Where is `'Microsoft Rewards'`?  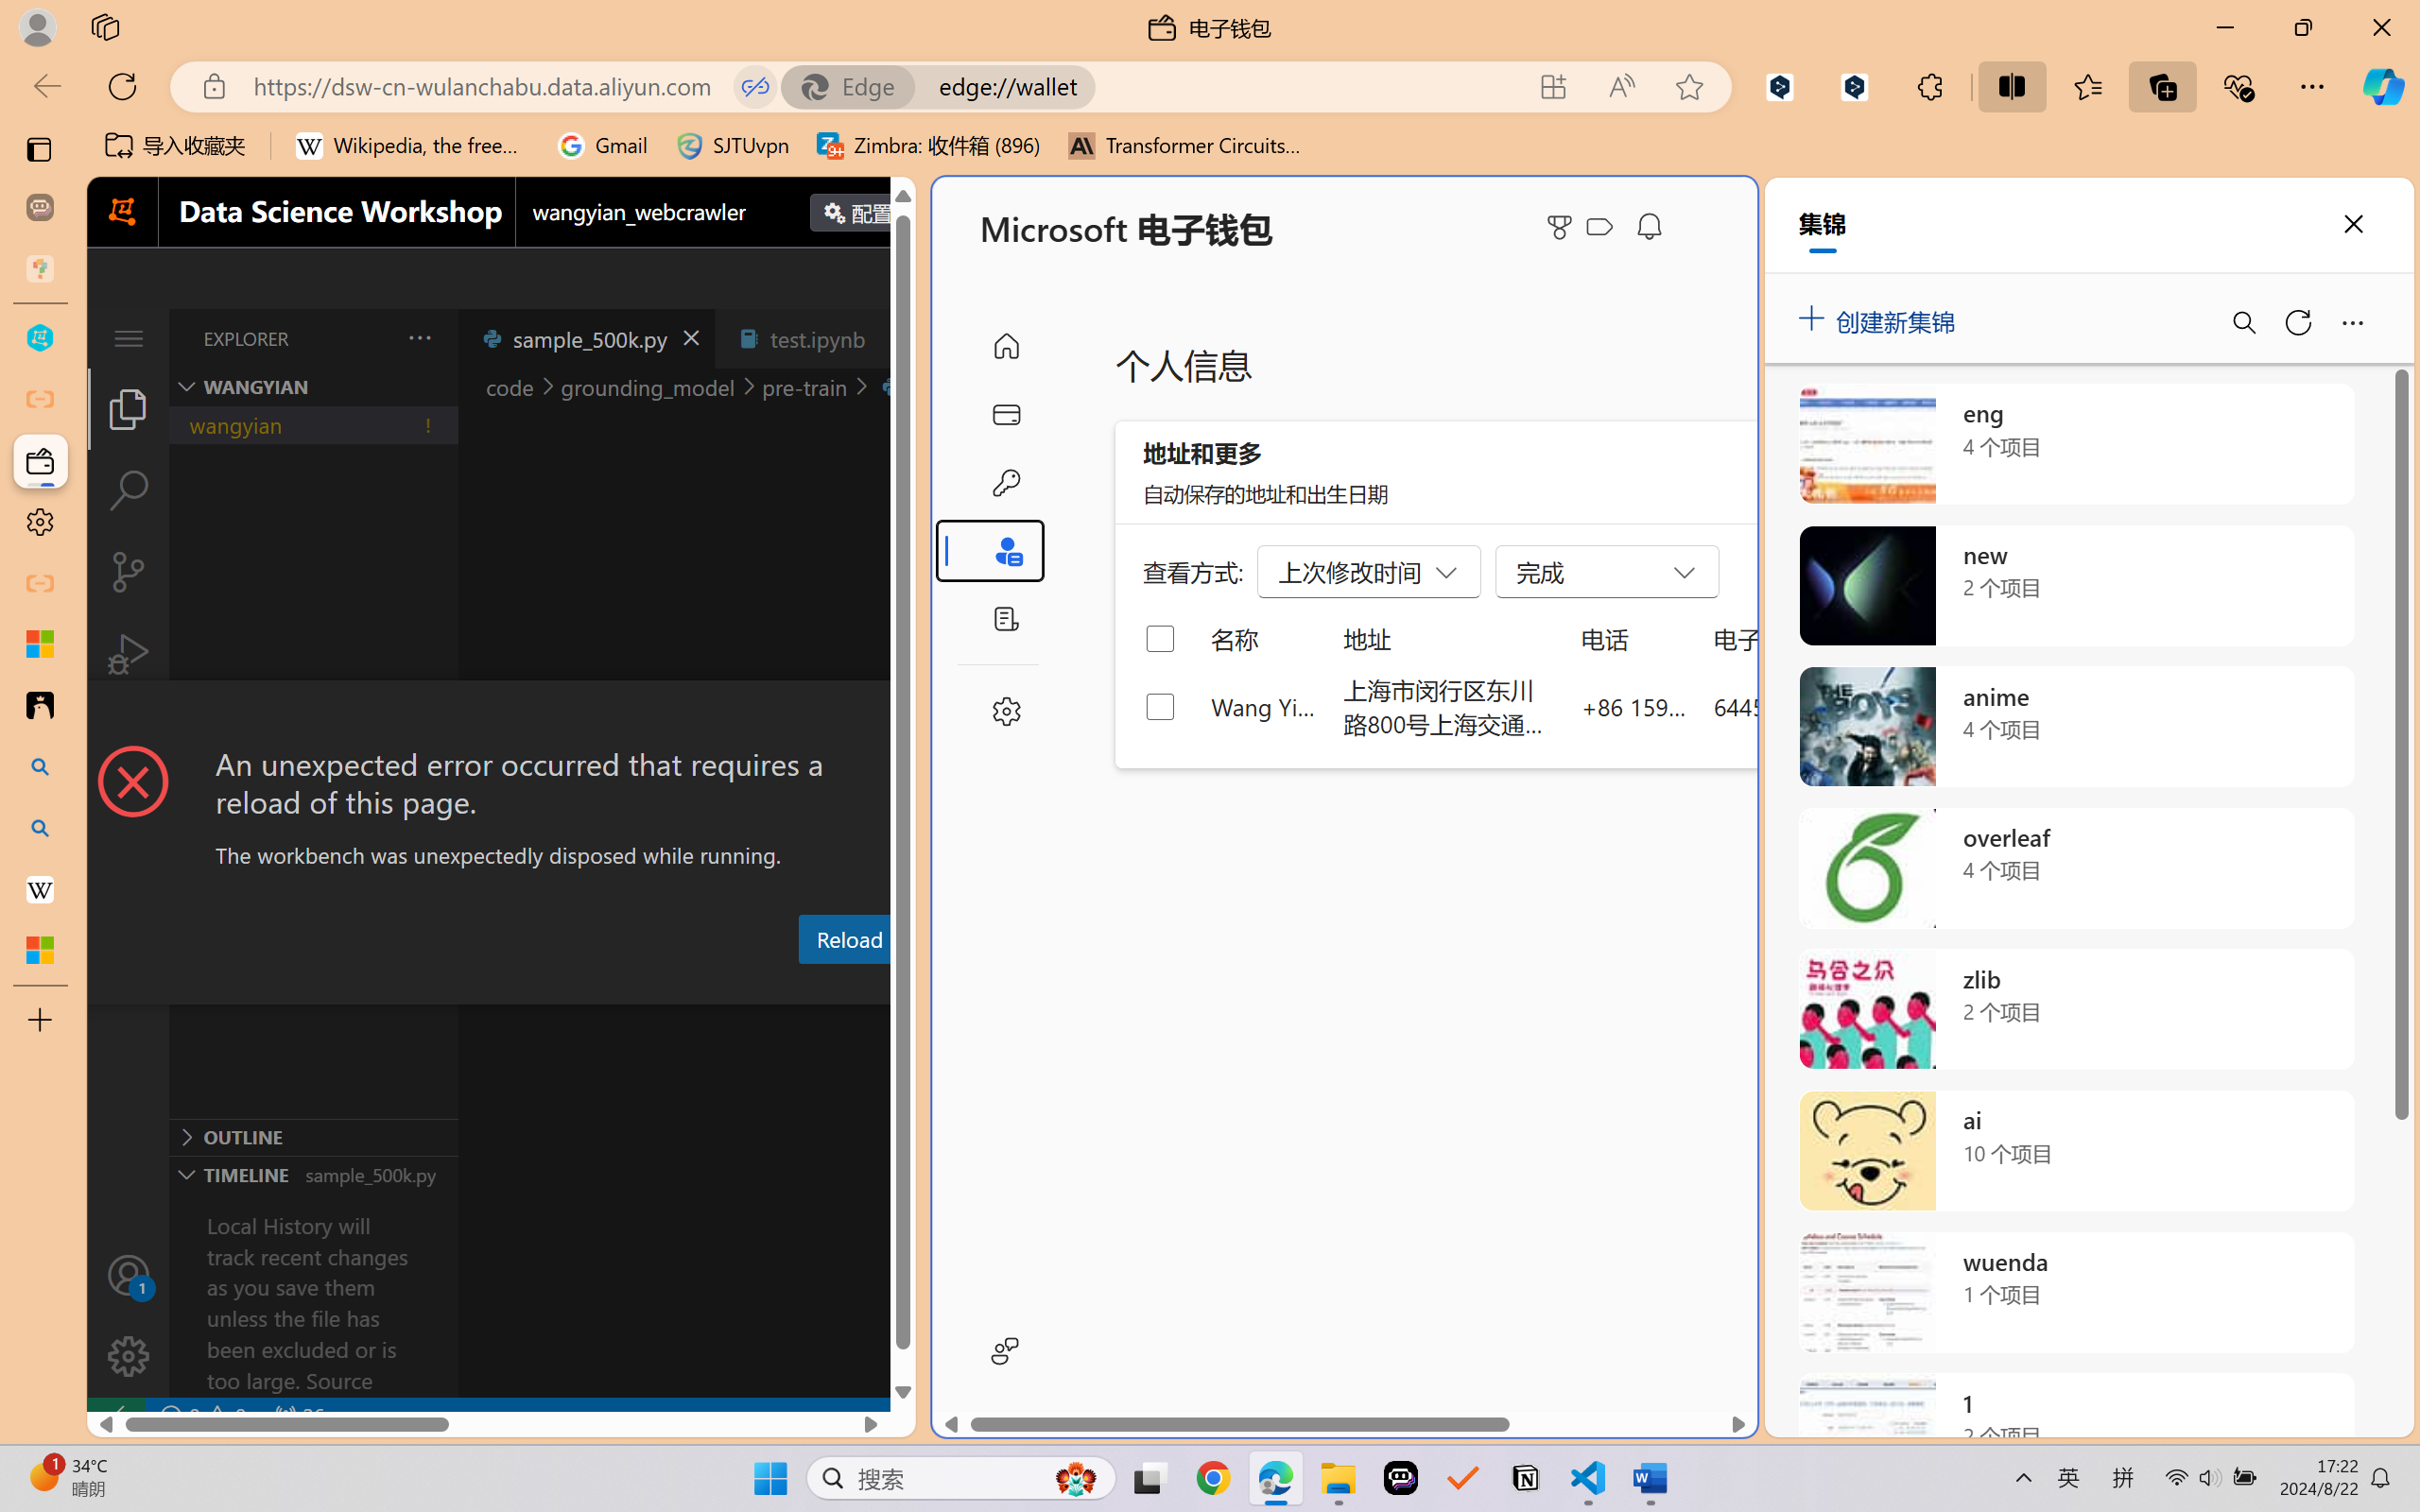
'Microsoft Rewards' is located at coordinates (1563, 227).